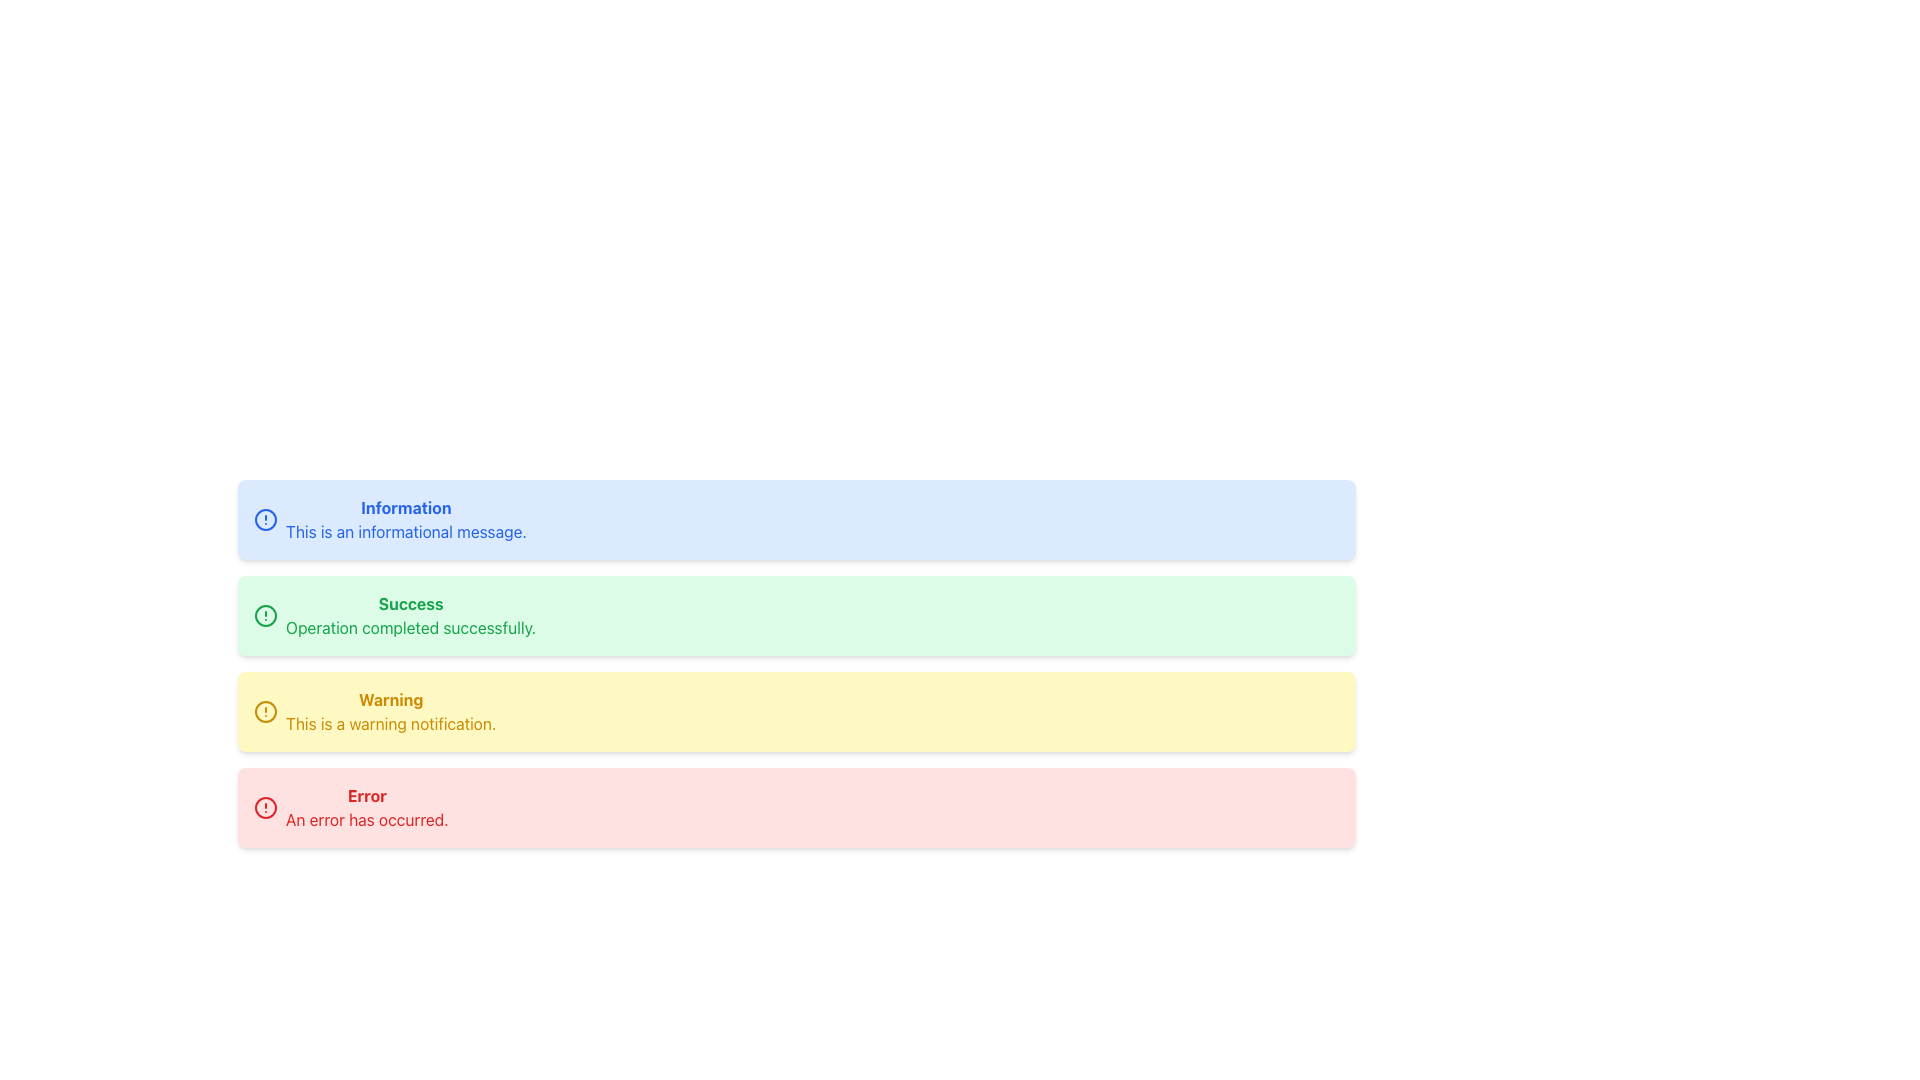 The image size is (1920, 1080). What do you see at coordinates (367, 806) in the screenshot?
I see `error message displayed in the fourth notification box with a red background located at the bottom of the alert stack` at bounding box center [367, 806].